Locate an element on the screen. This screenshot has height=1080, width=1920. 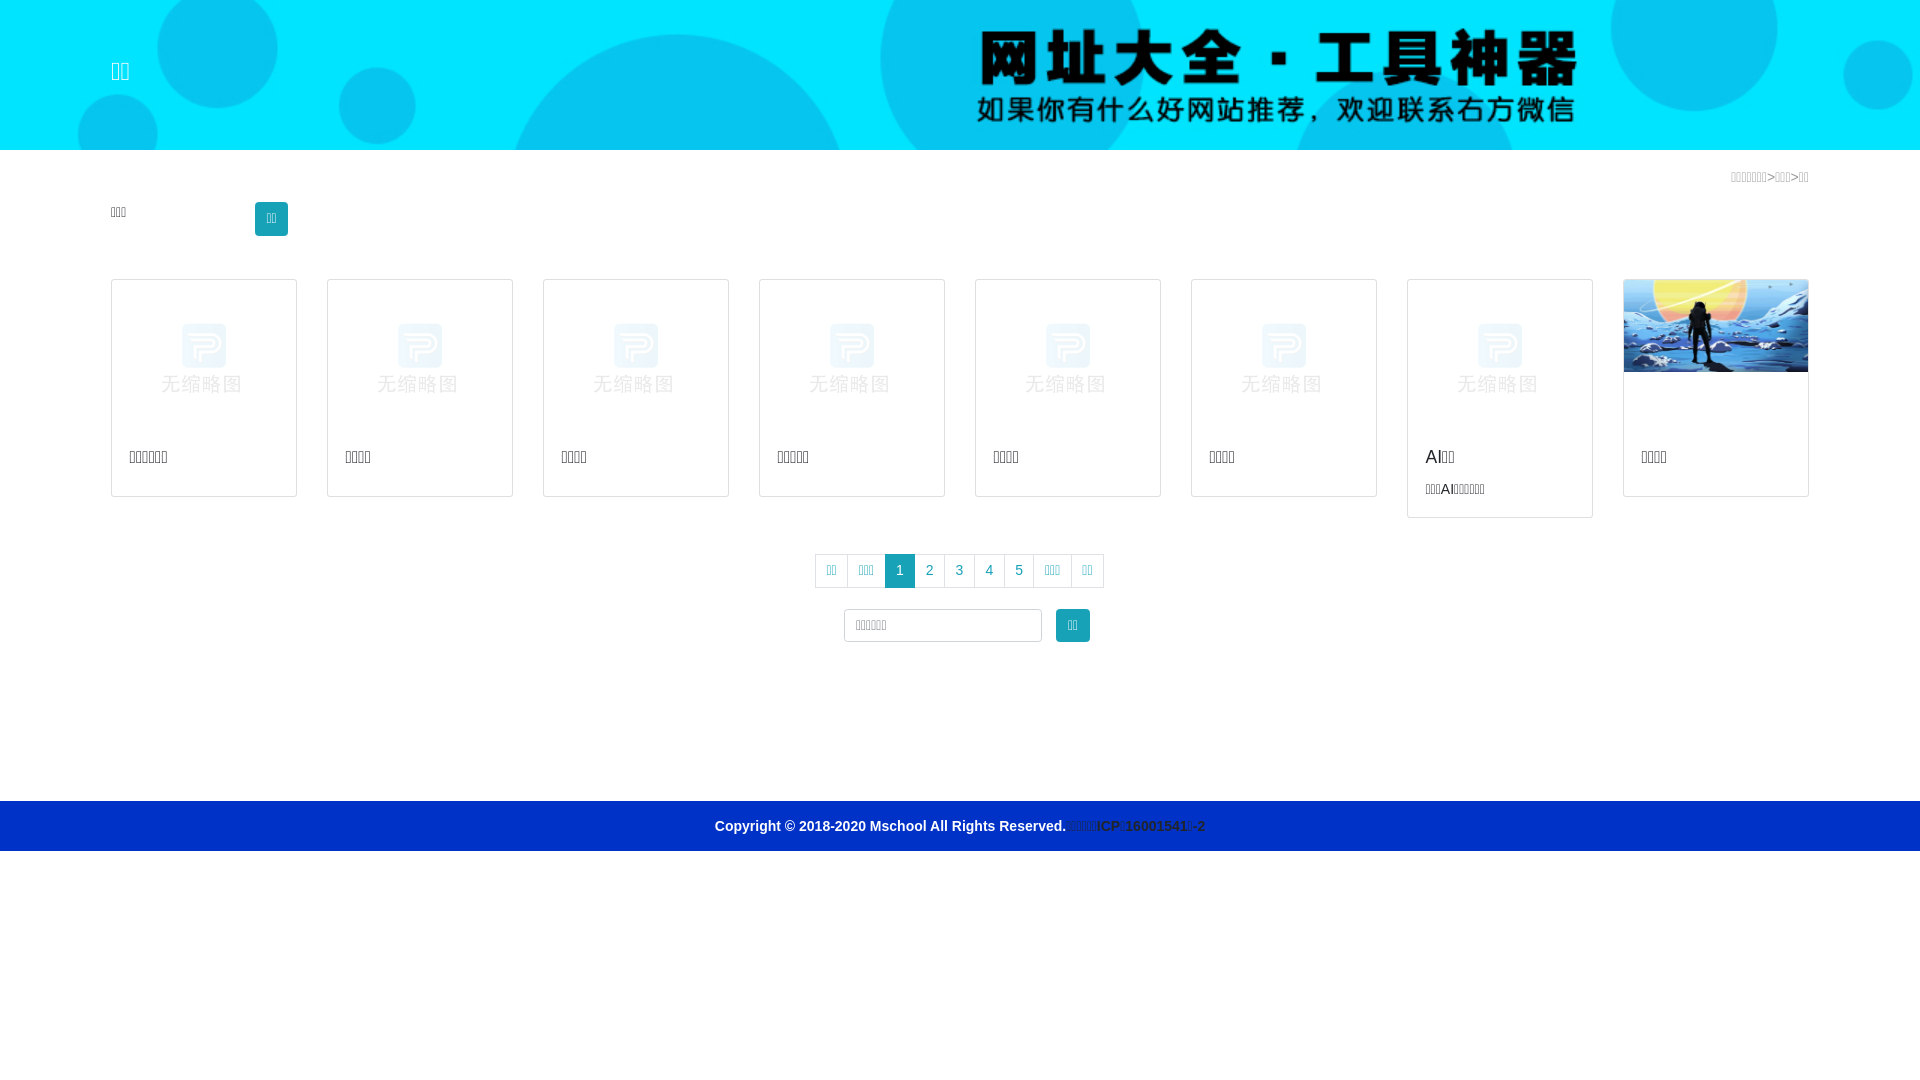
'3' is located at coordinates (958, 570).